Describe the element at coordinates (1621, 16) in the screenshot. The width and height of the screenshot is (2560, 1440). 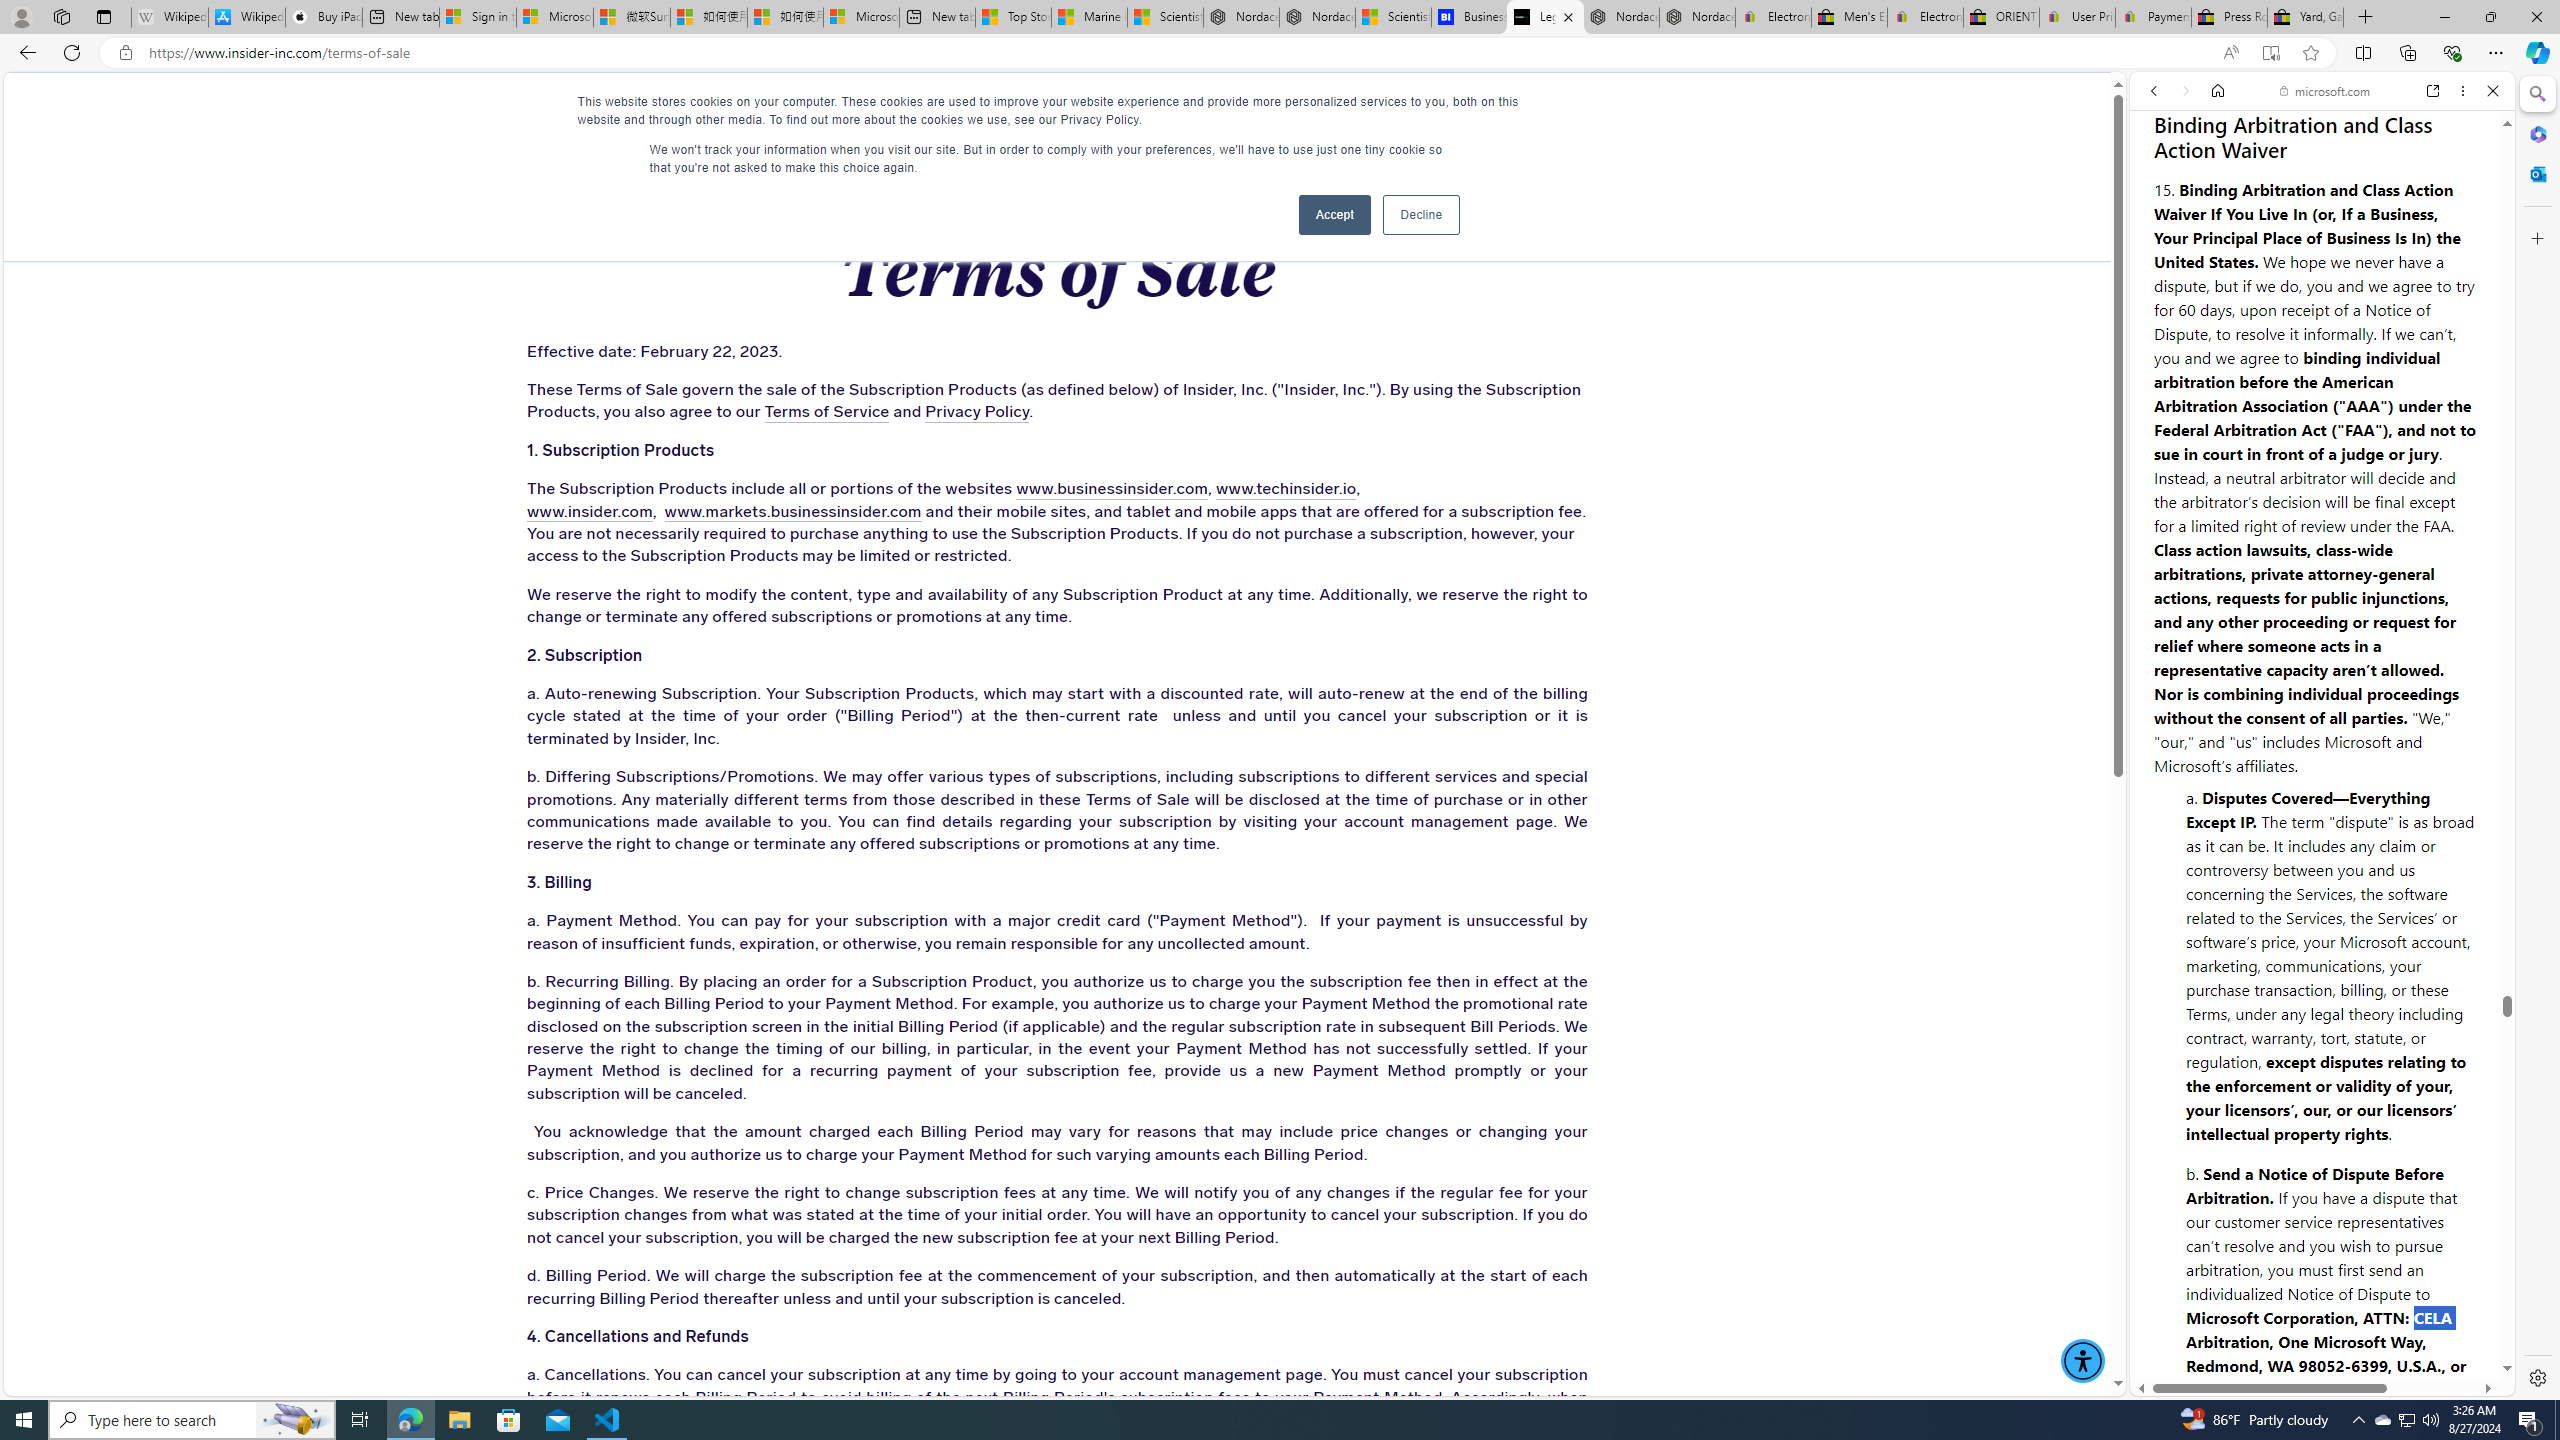
I see `'Nordace - Summer Adventures 2024'` at that location.